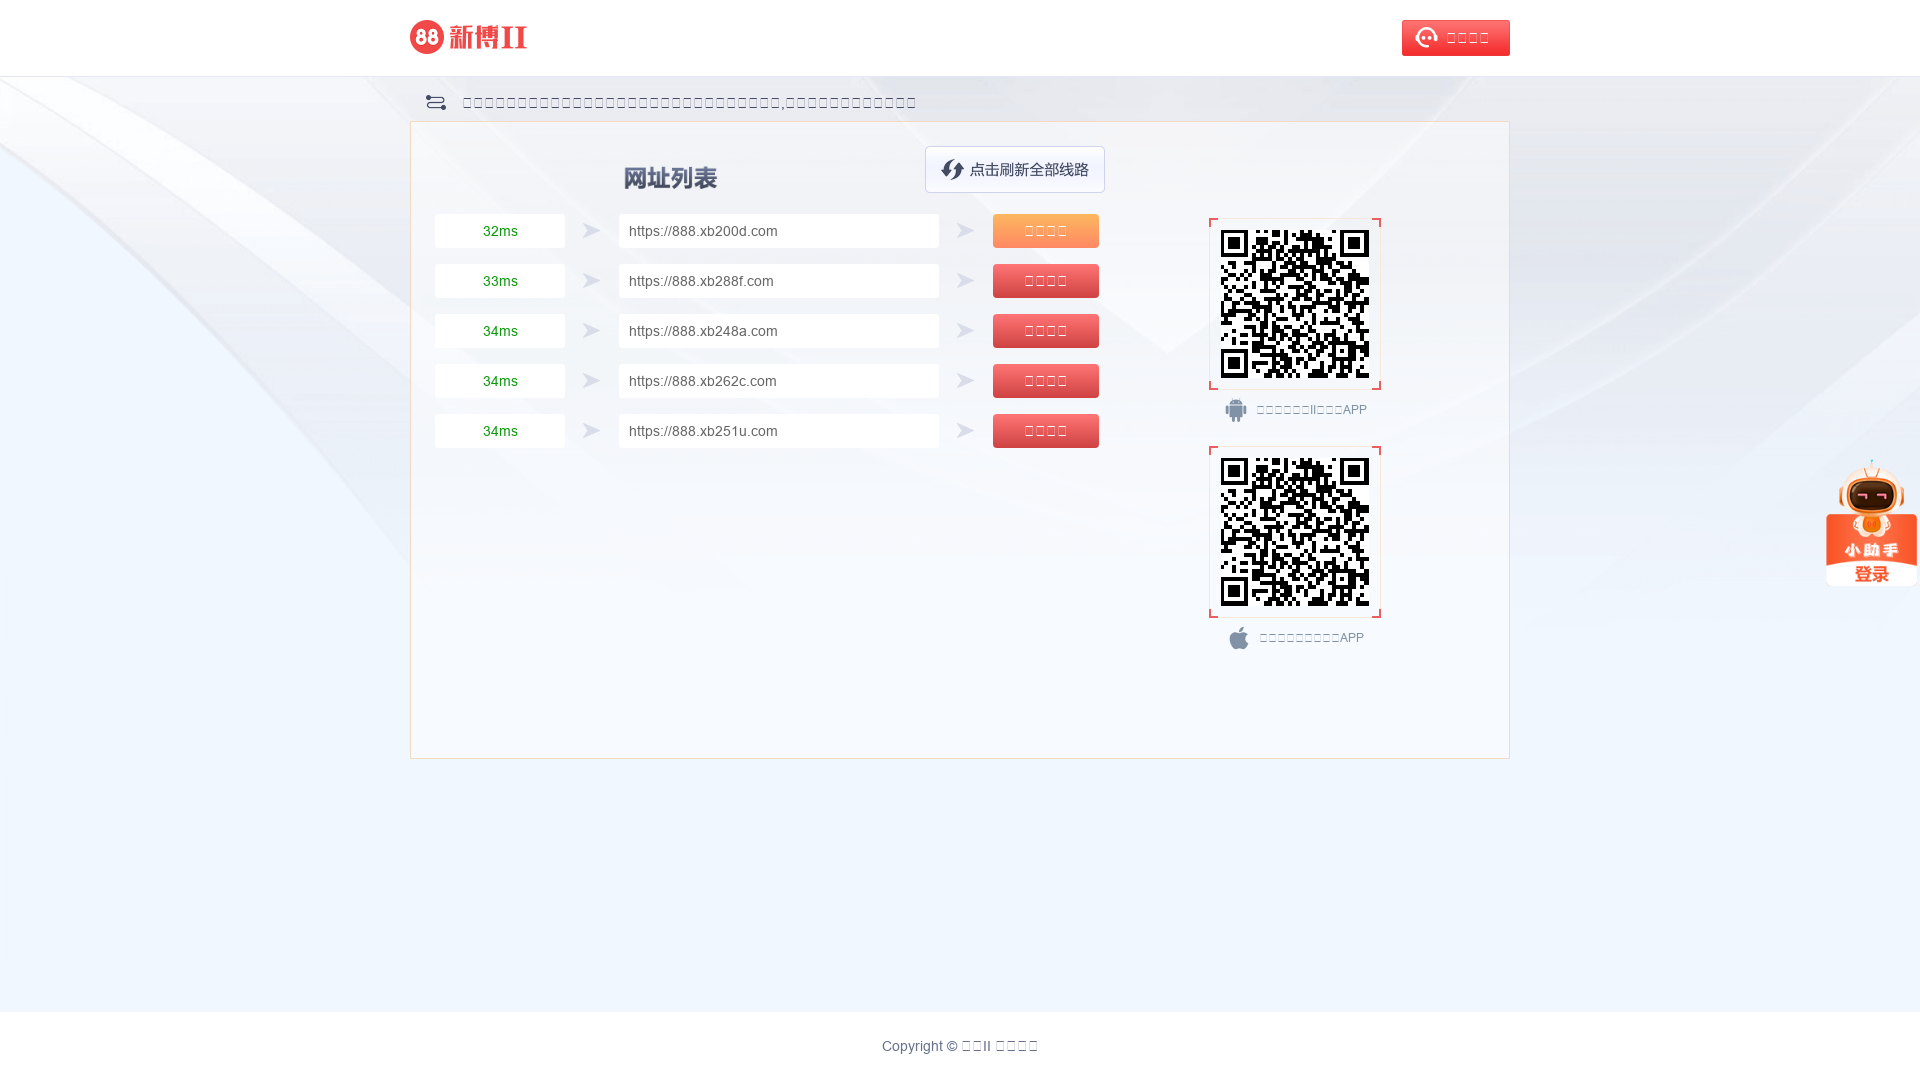 The height and width of the screenshot is (1080, 1920). I want to click on 'https://www.d3s9v.cc/download/nn9ejT', so click(1208, 531).